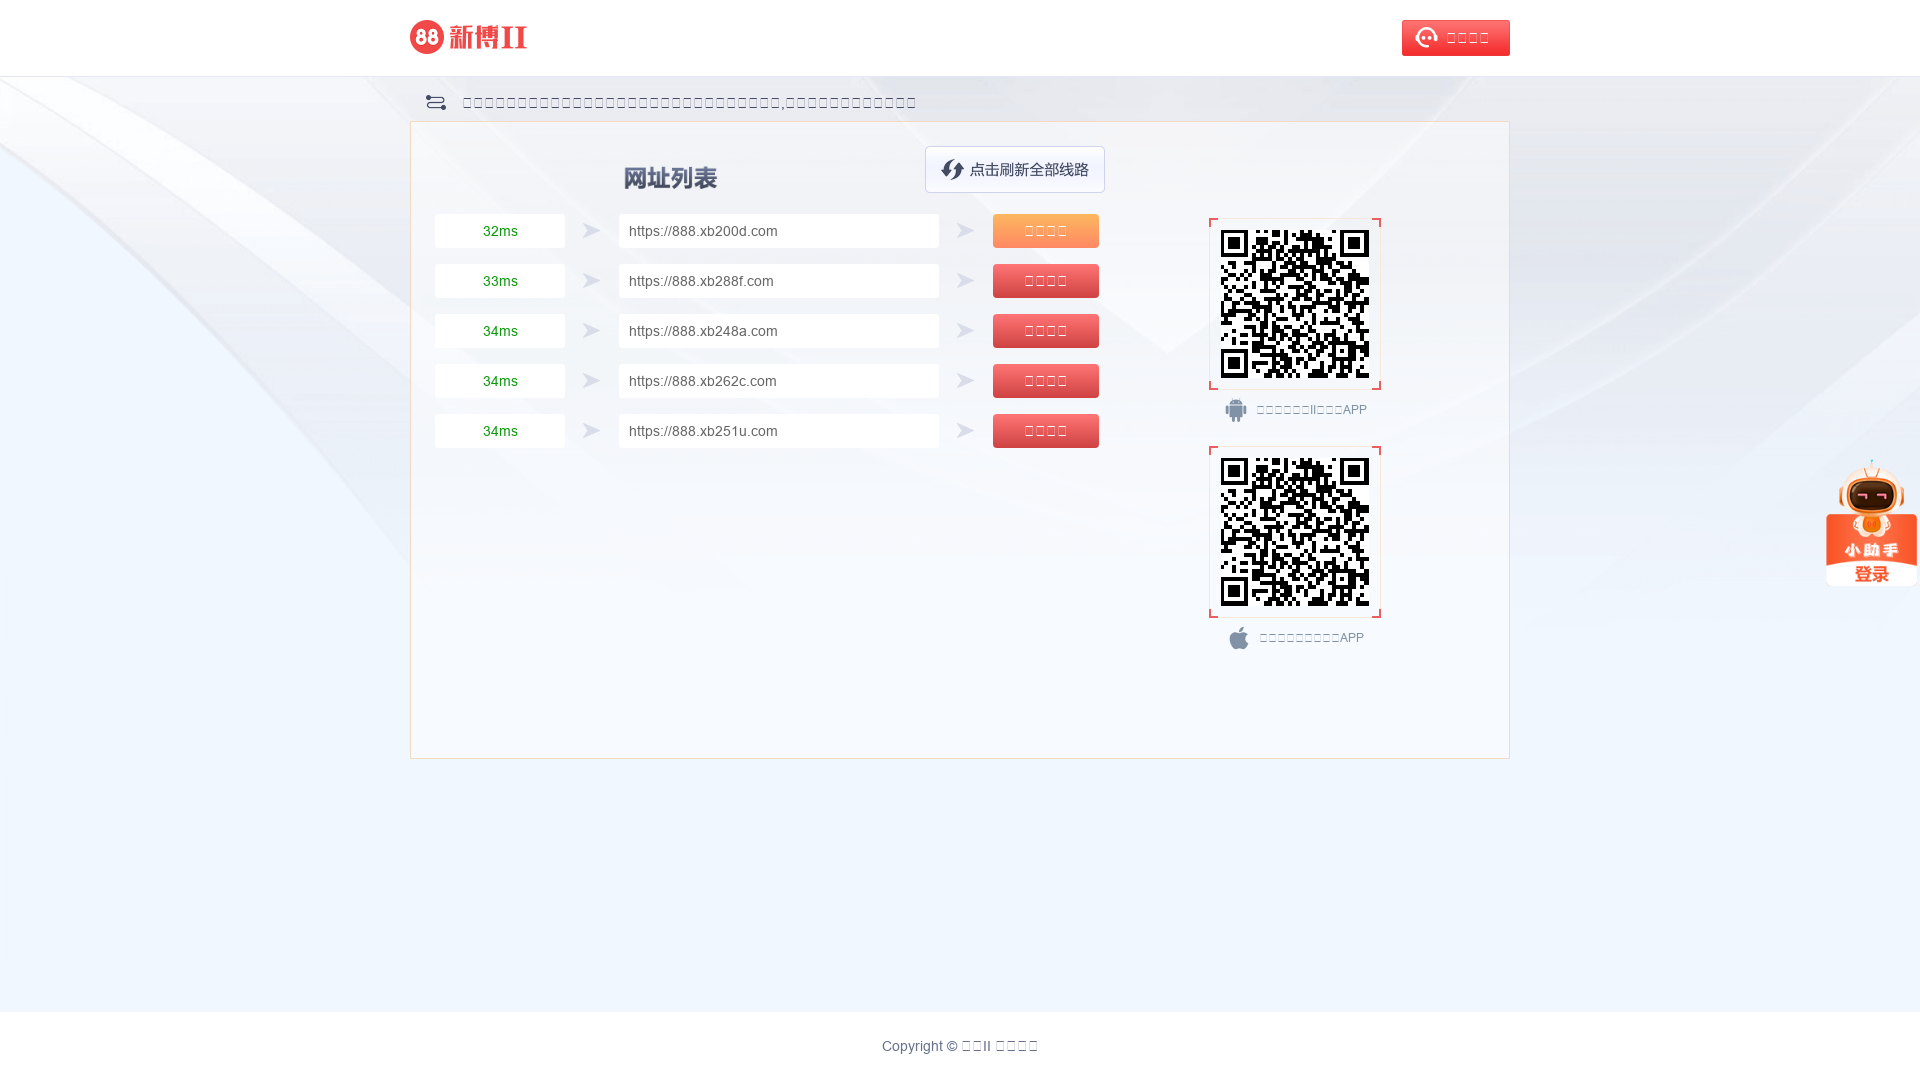 The height and width of the screenshot is (1080, 1920). I want to click on 'https://www.d3s9v.cc/download/nn9ejT', so click(1208, 531).